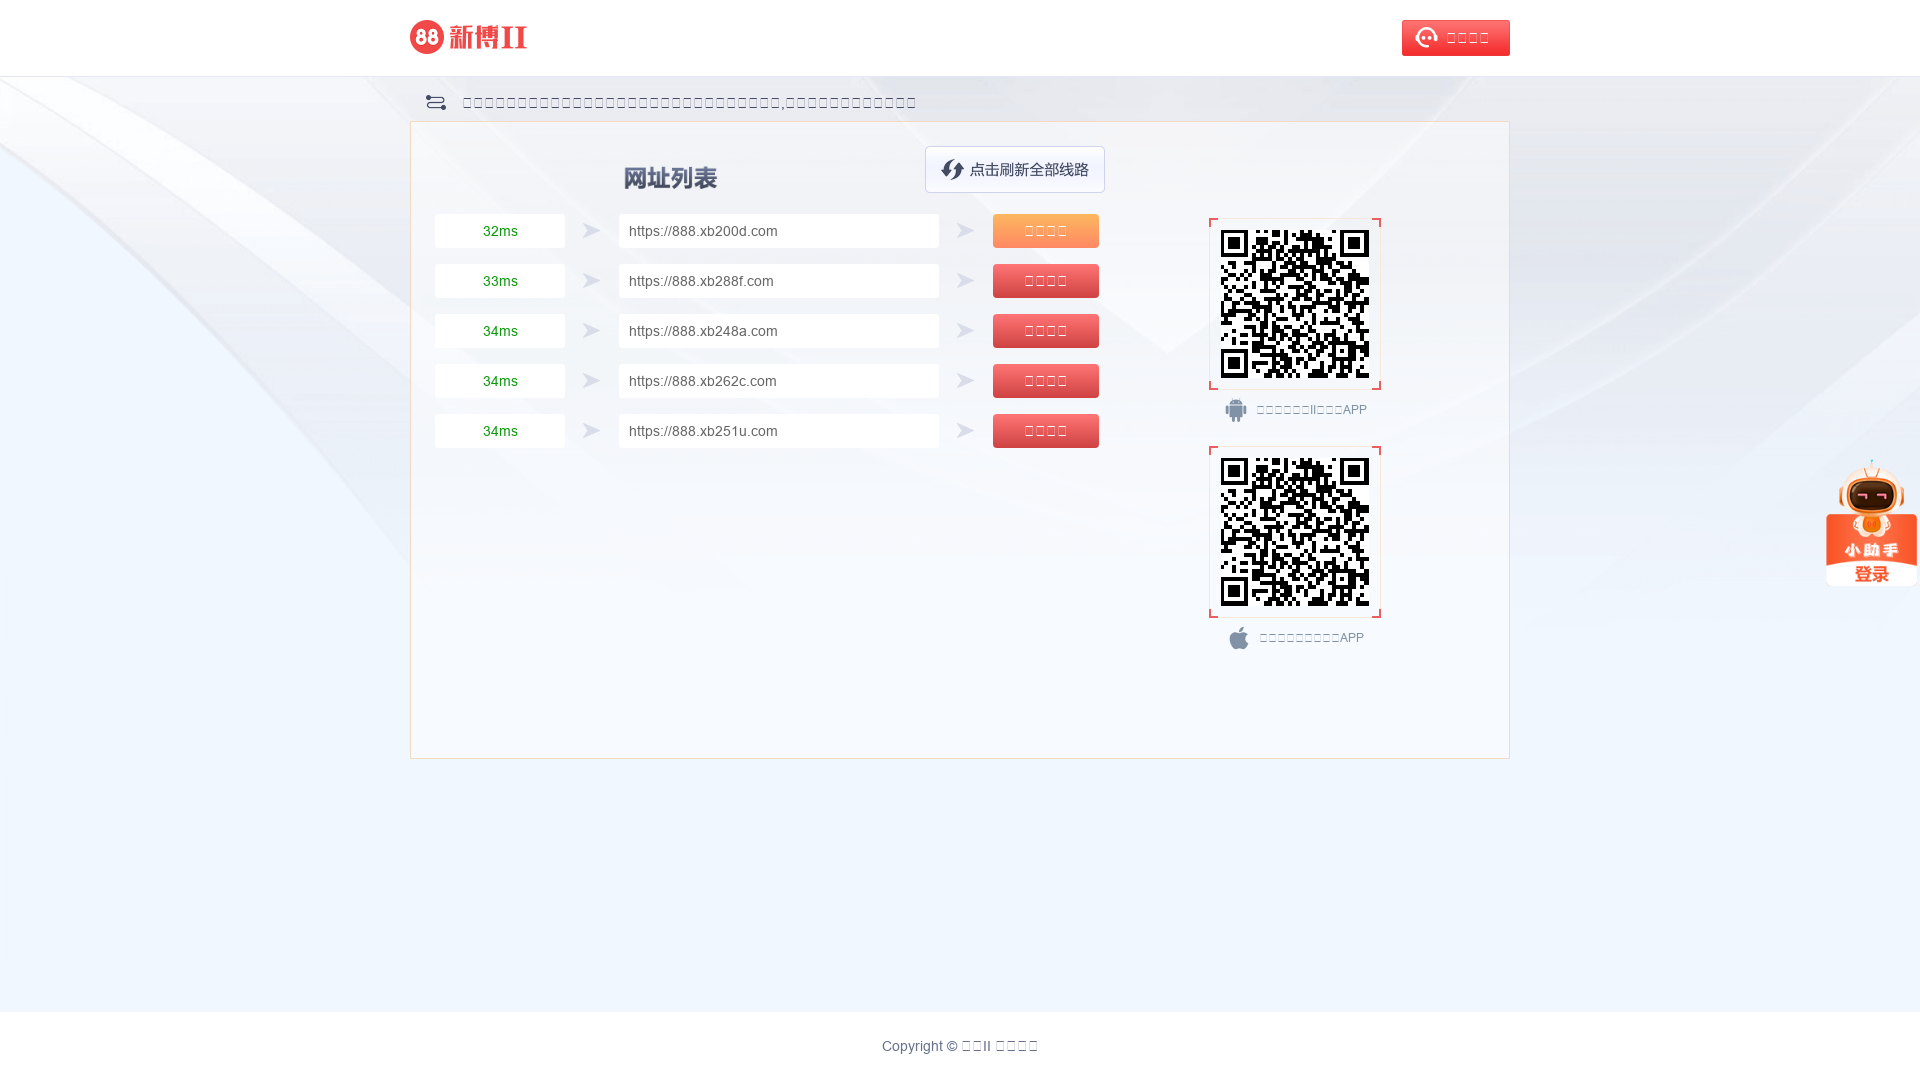 The height and width of the screenshot is (1080, 1920). I want to click on 'https://www.d3s9v.cc/download/nn9ejT', so click(1208, 531).